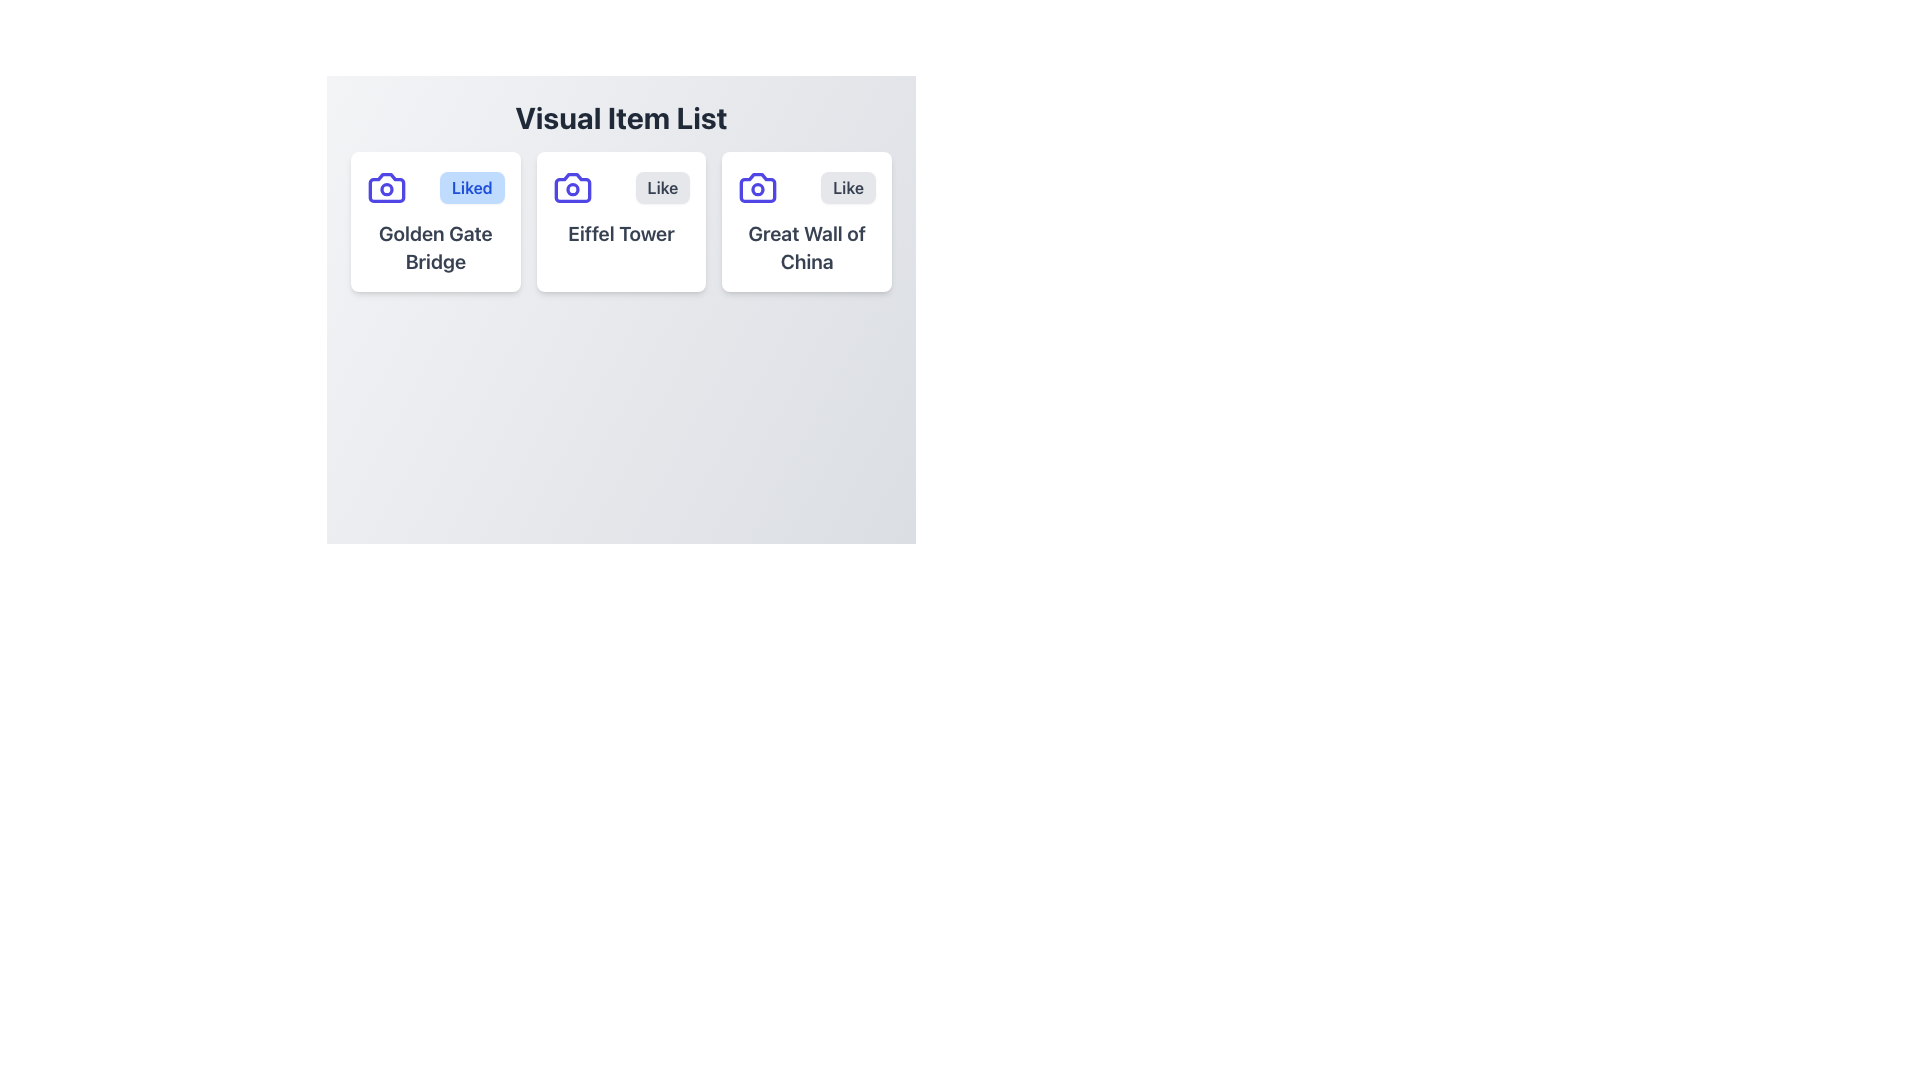 The width and height of the screenshot is (1920, 1080). I want to click on the like button located at the top-right corner of the third item in the 'Visual Item List', which is to the right of the indigo camera icon and above the text 'Great Wall of China', so click(848, 188).